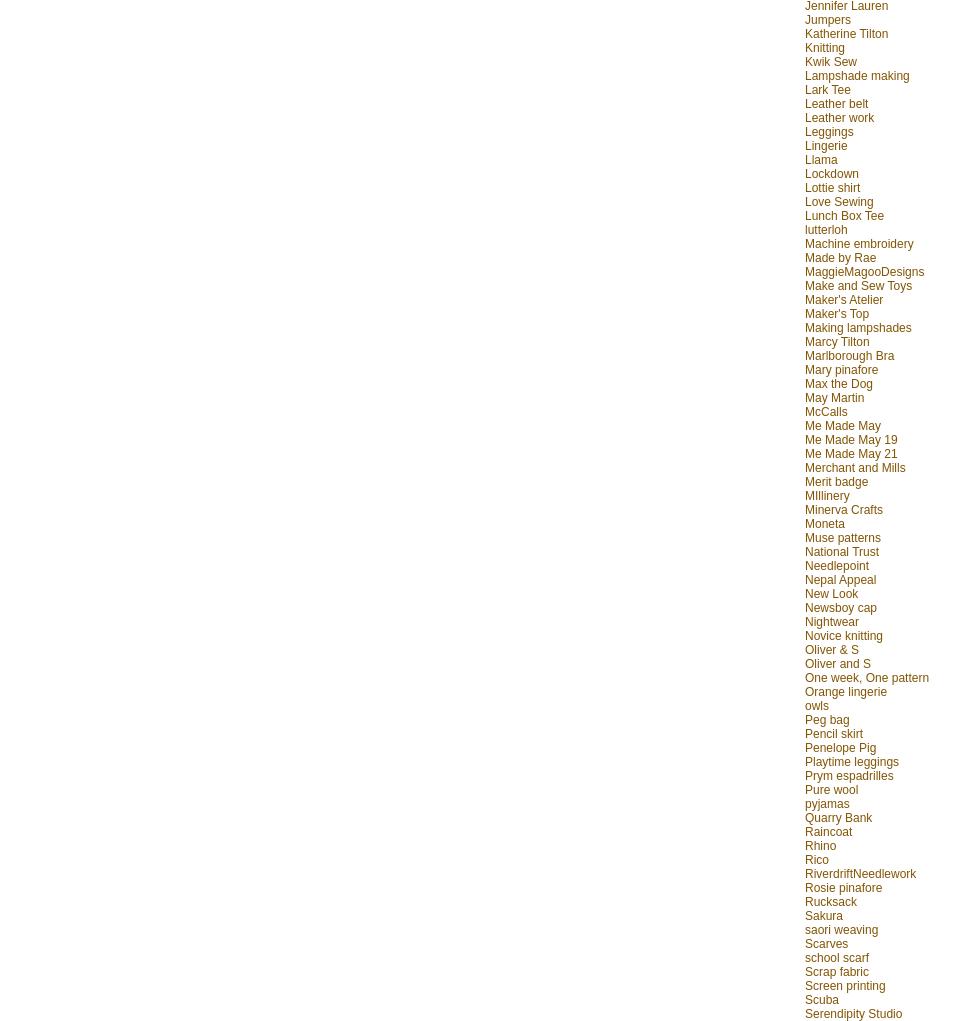 This screenshot has width=980, height=1021. Describe the element at coordinates (831, 900) in the screenshot. I see `'Rucksack'` at that location.